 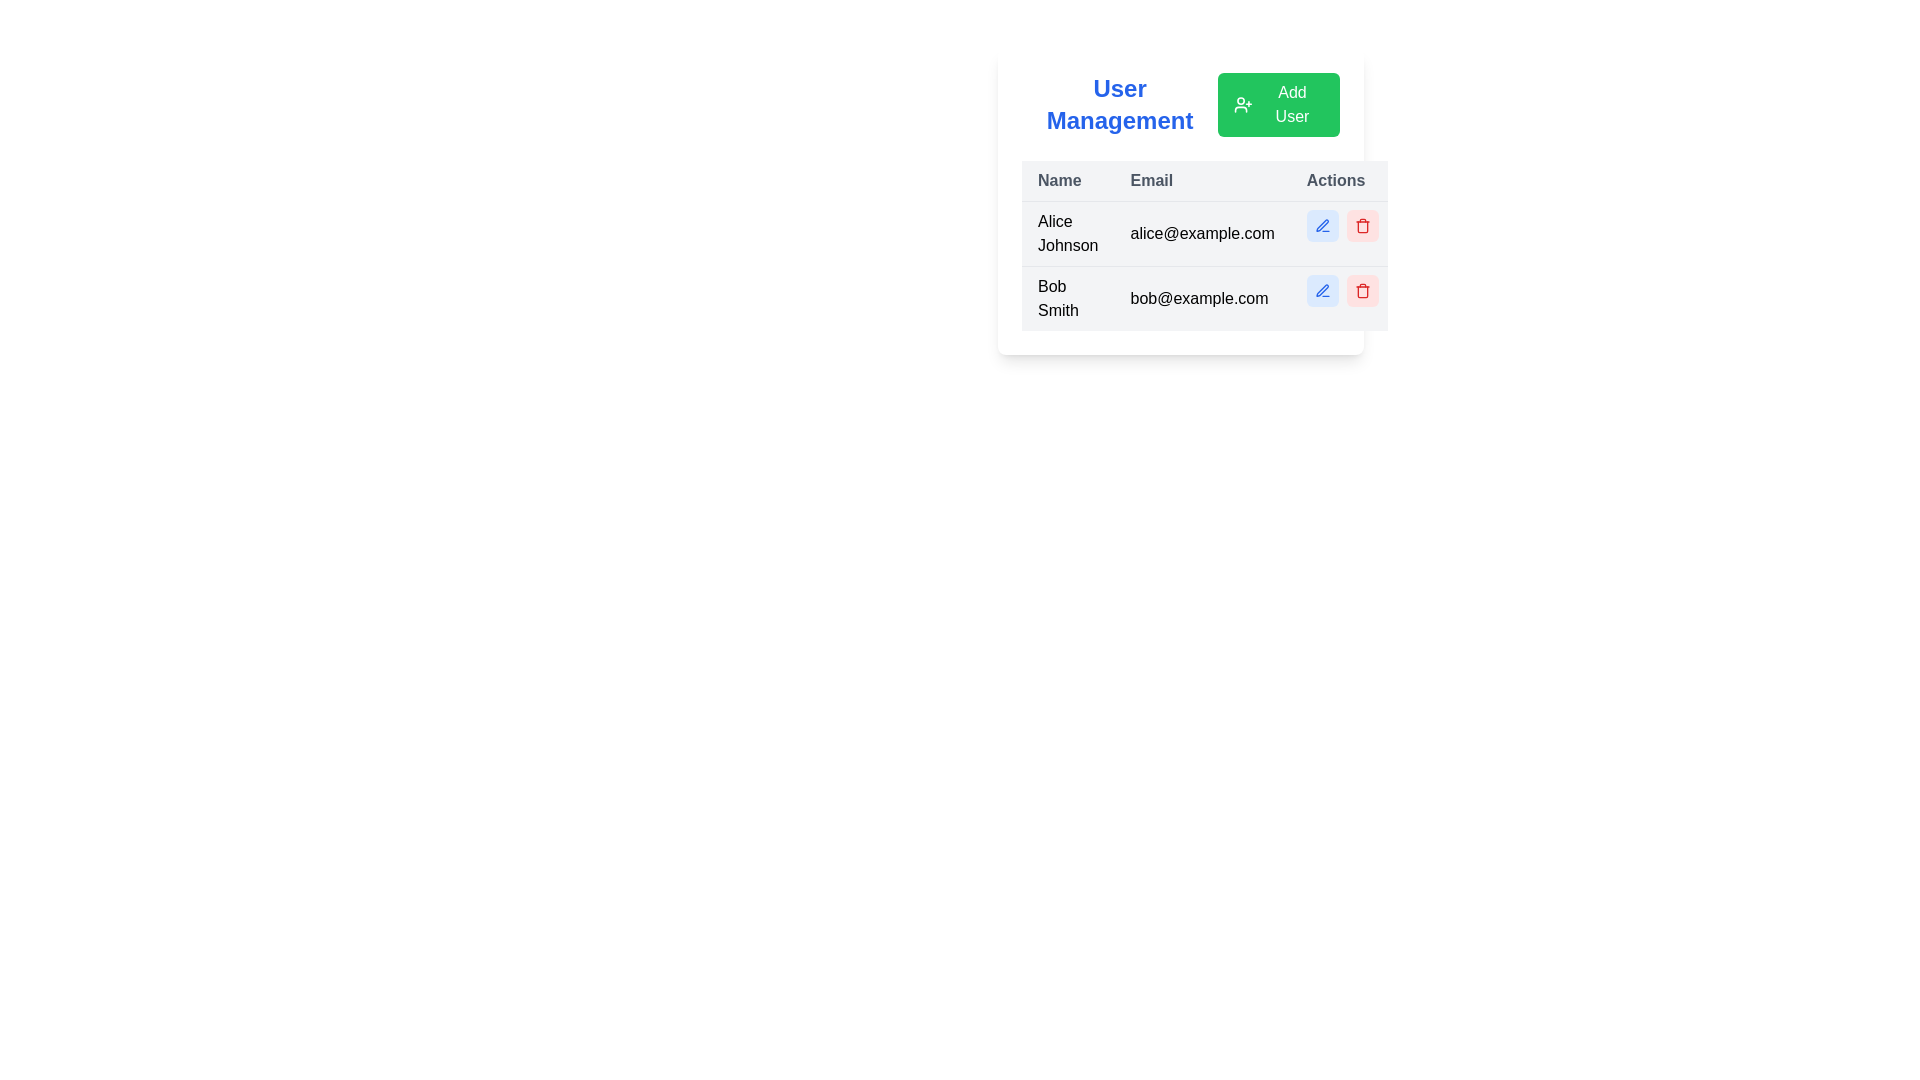 I want to click on the pen icon button in the 'Actions' column for the user 'Bob Smith', so click(x=1322, y=225).